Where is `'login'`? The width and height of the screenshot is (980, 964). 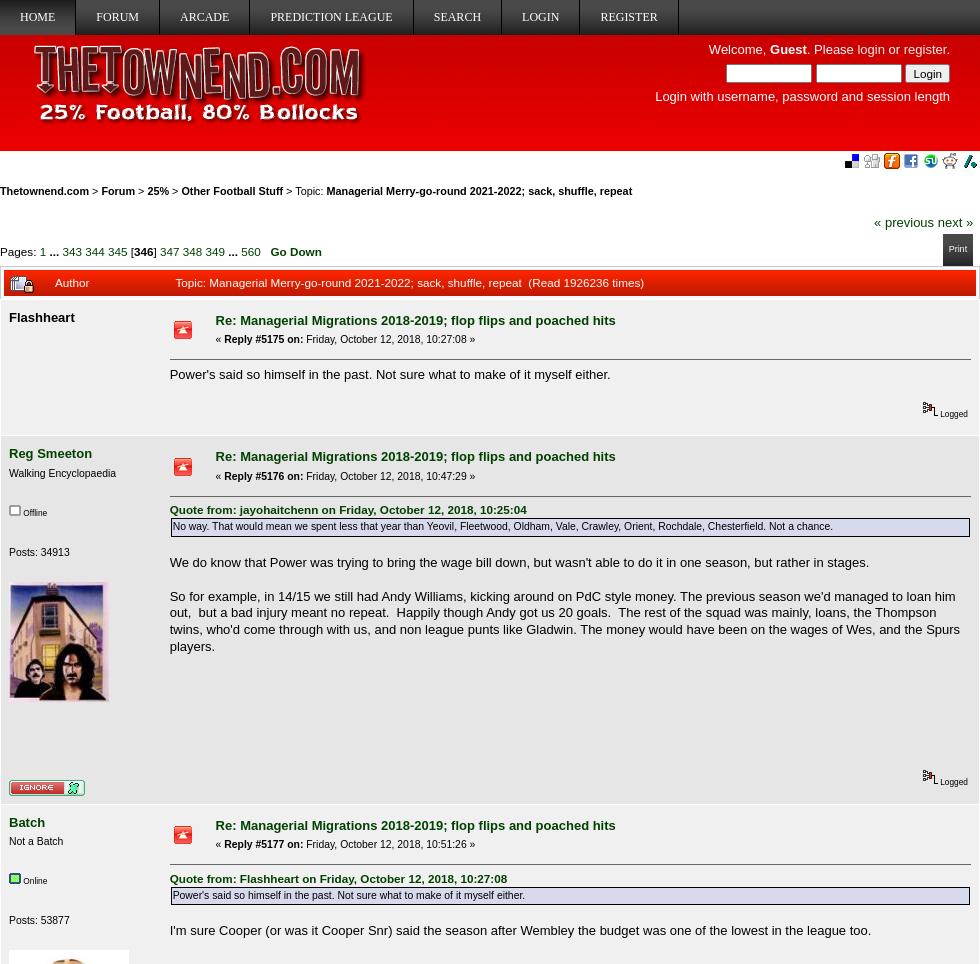 'login' is located at coordinates (870, 49).